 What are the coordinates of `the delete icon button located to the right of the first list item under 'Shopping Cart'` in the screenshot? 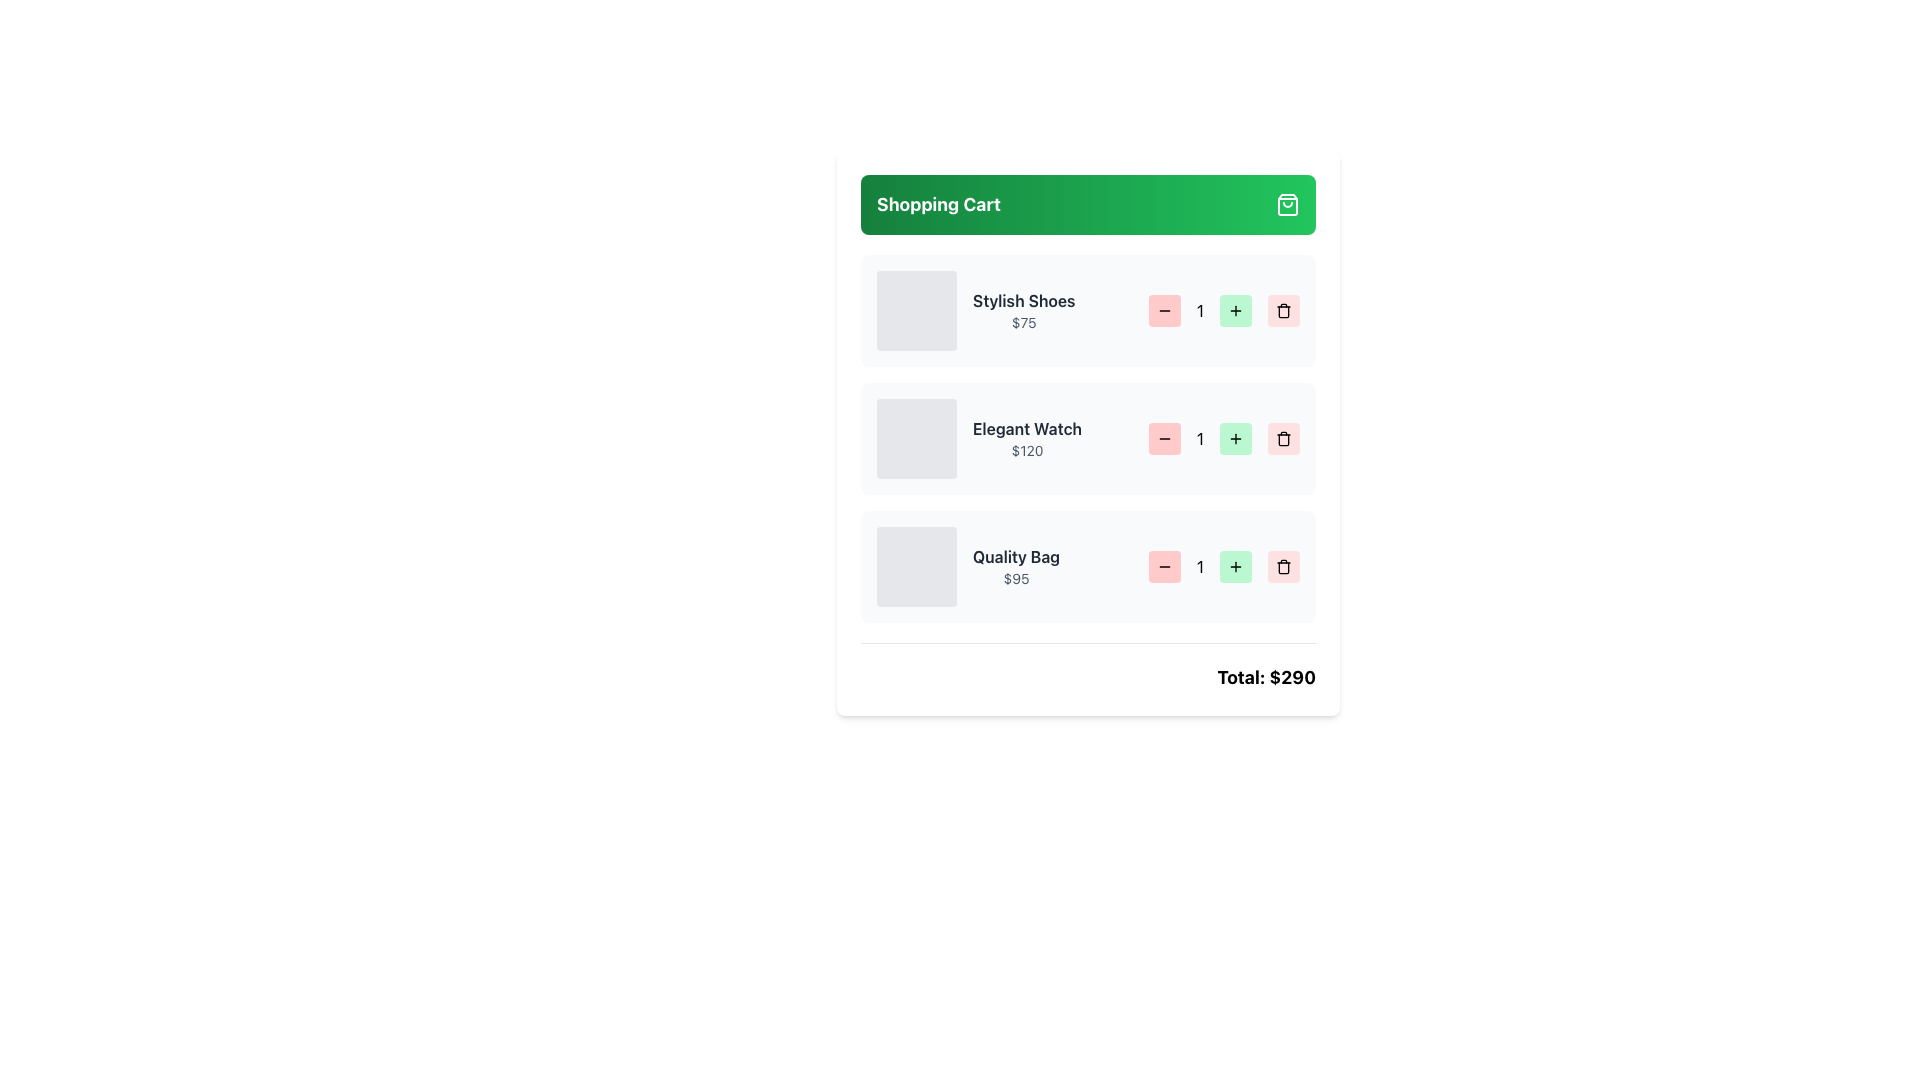 It's located at (1283, 311).